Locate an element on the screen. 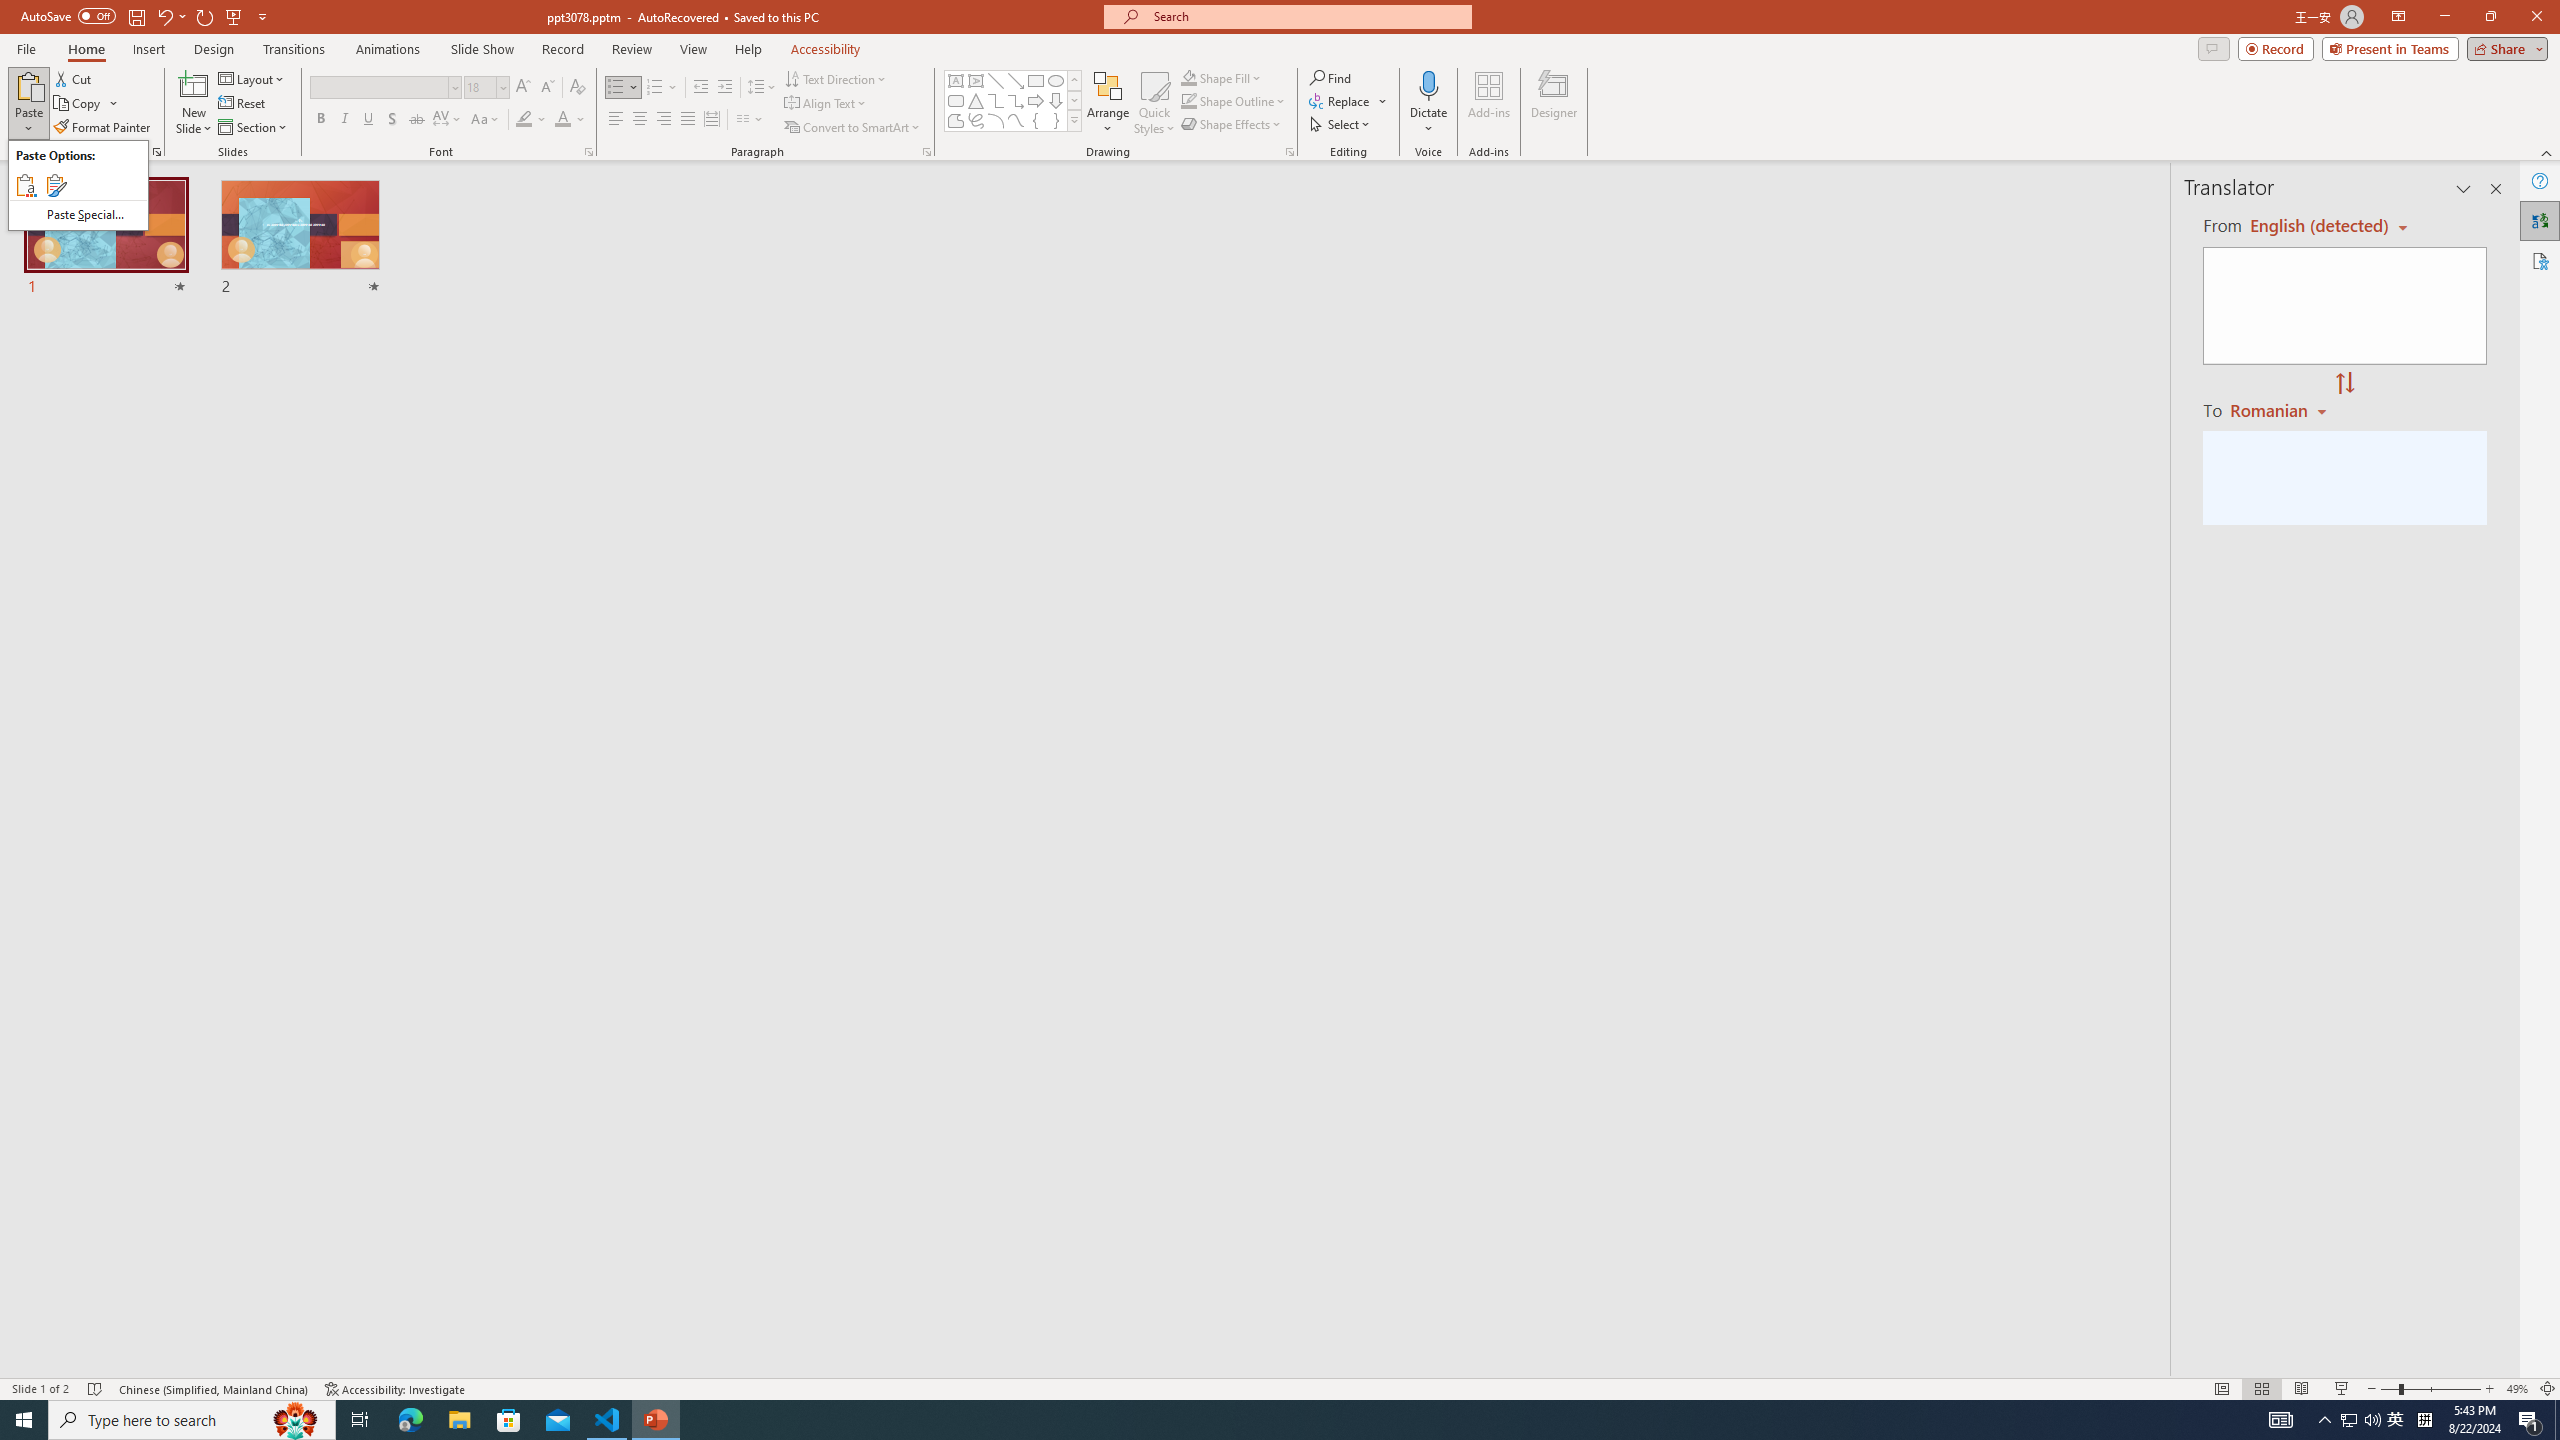  'Shape Outline Green, Accent 1' is located at coordinates (1189, 99).